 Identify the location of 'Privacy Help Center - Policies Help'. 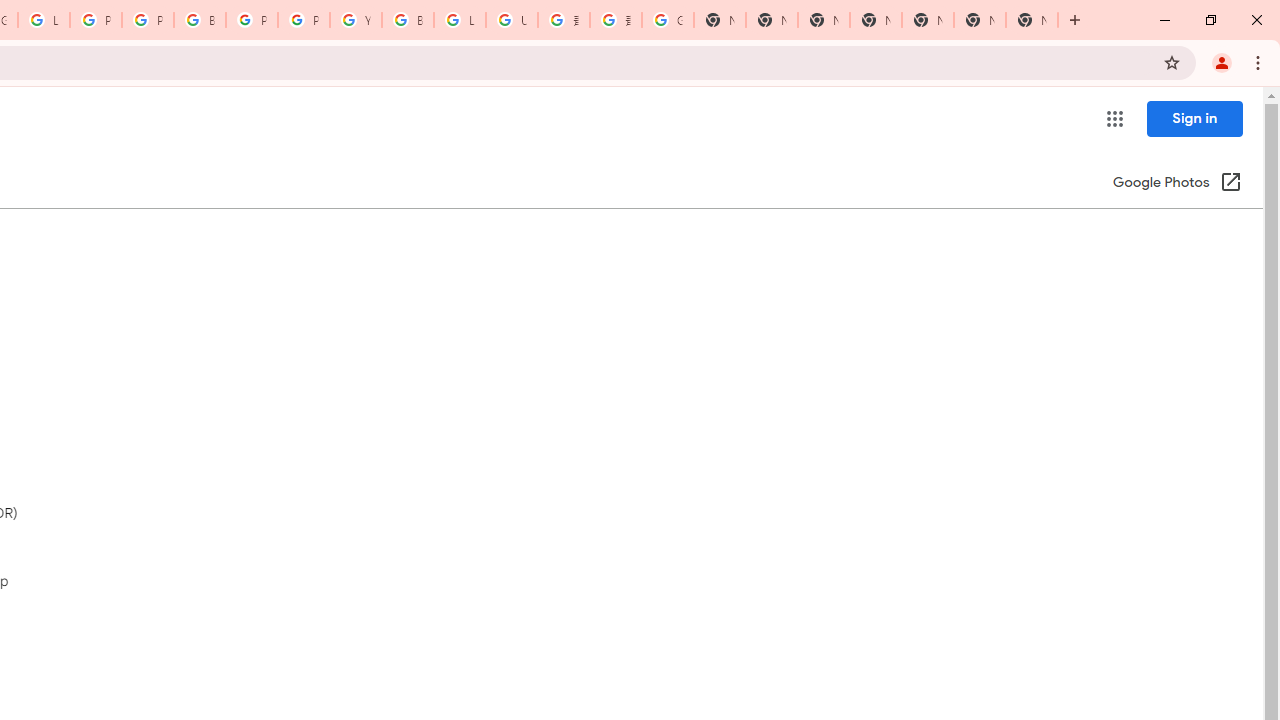
(146, 20).